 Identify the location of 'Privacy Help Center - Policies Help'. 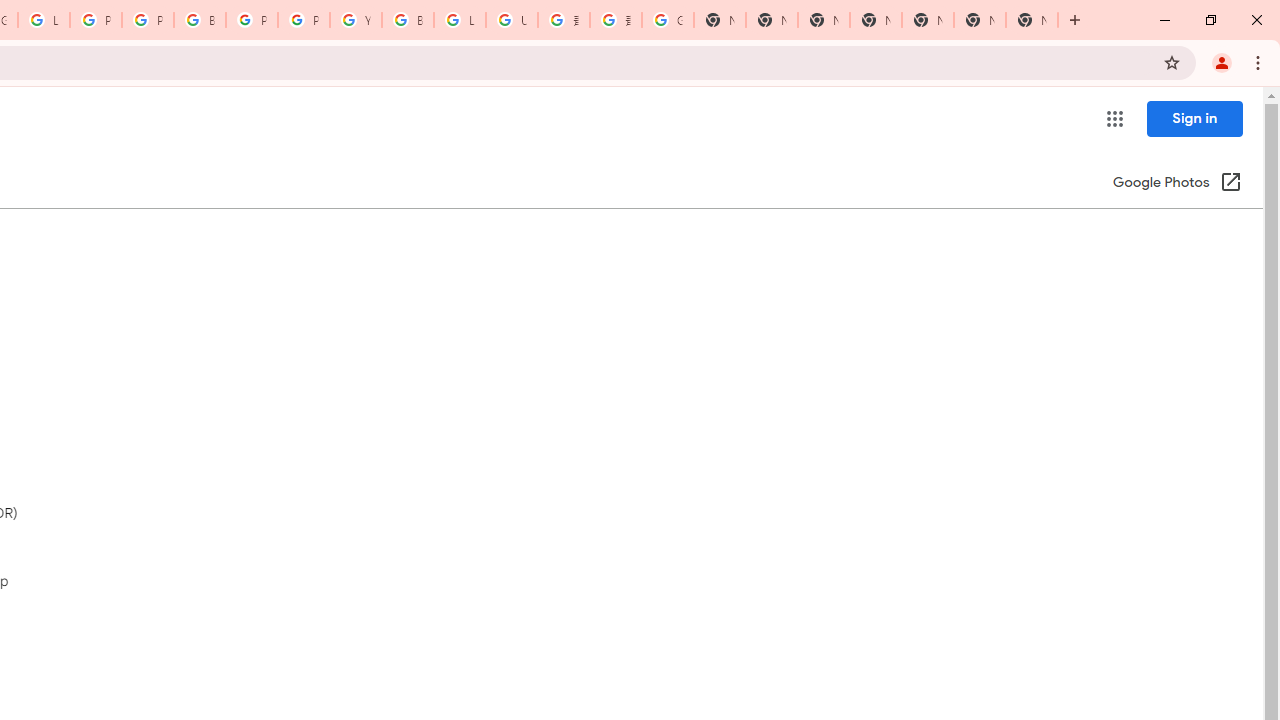
(146, 20).